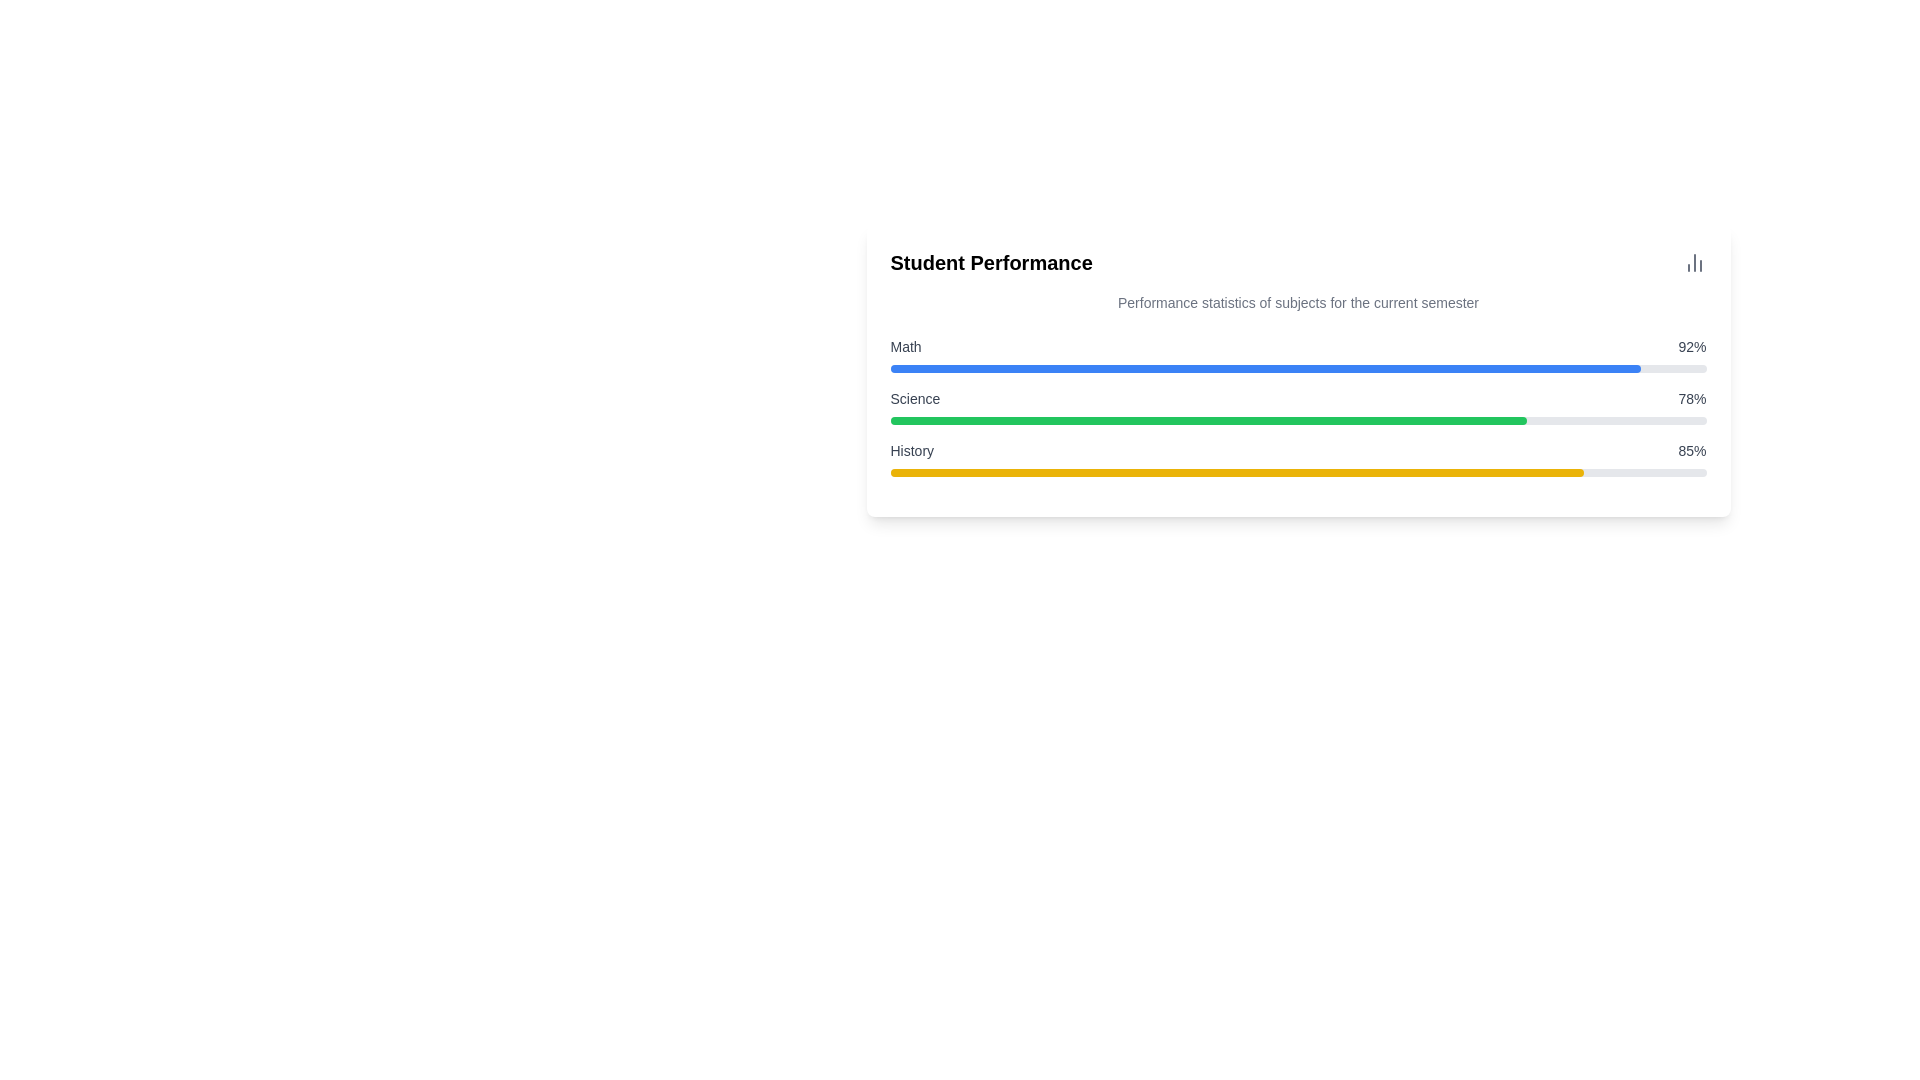  What do you see at coordinates (1298, 406) in the screenshot?
I see `the Performance metric component displaying 'Science' with a progress bar filled to 78%` at bounding box center [1298, 406].